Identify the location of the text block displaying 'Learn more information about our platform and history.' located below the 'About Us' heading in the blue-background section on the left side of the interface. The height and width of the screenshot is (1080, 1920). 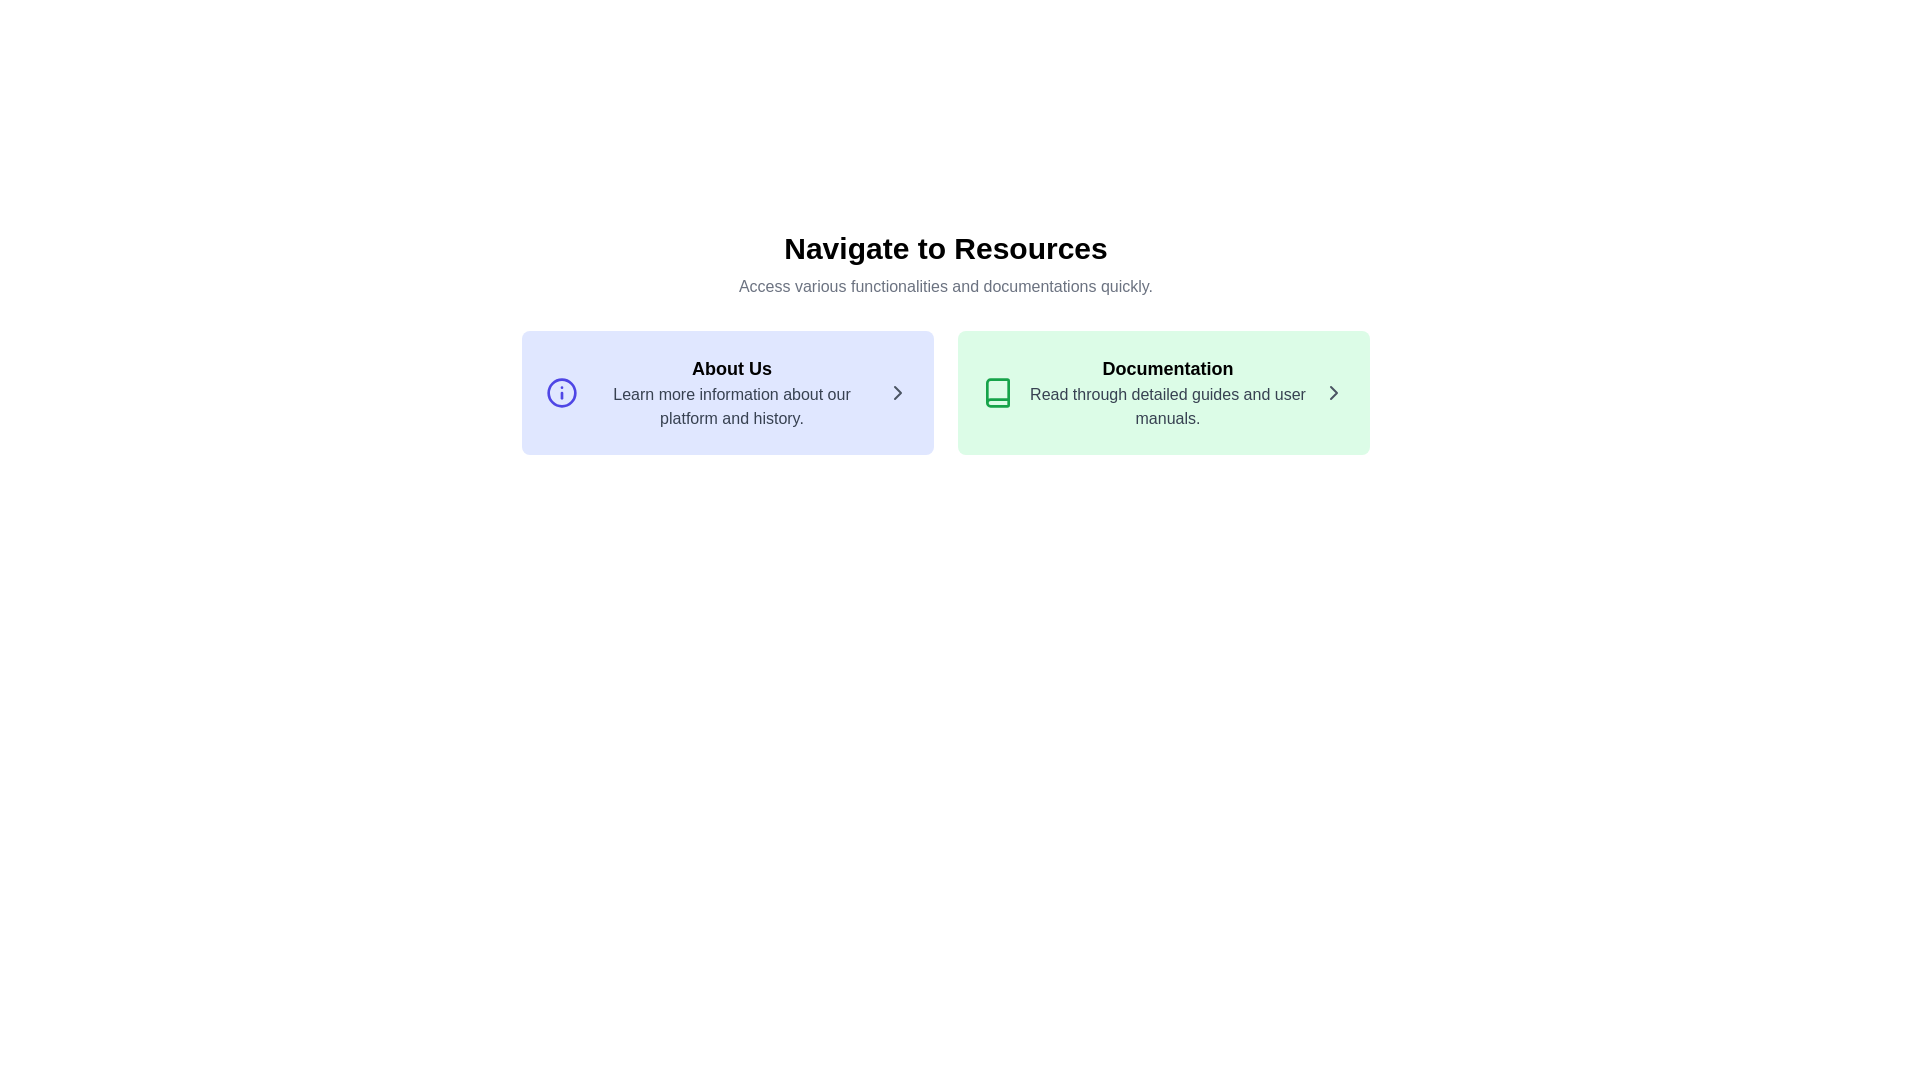
(730, 406).